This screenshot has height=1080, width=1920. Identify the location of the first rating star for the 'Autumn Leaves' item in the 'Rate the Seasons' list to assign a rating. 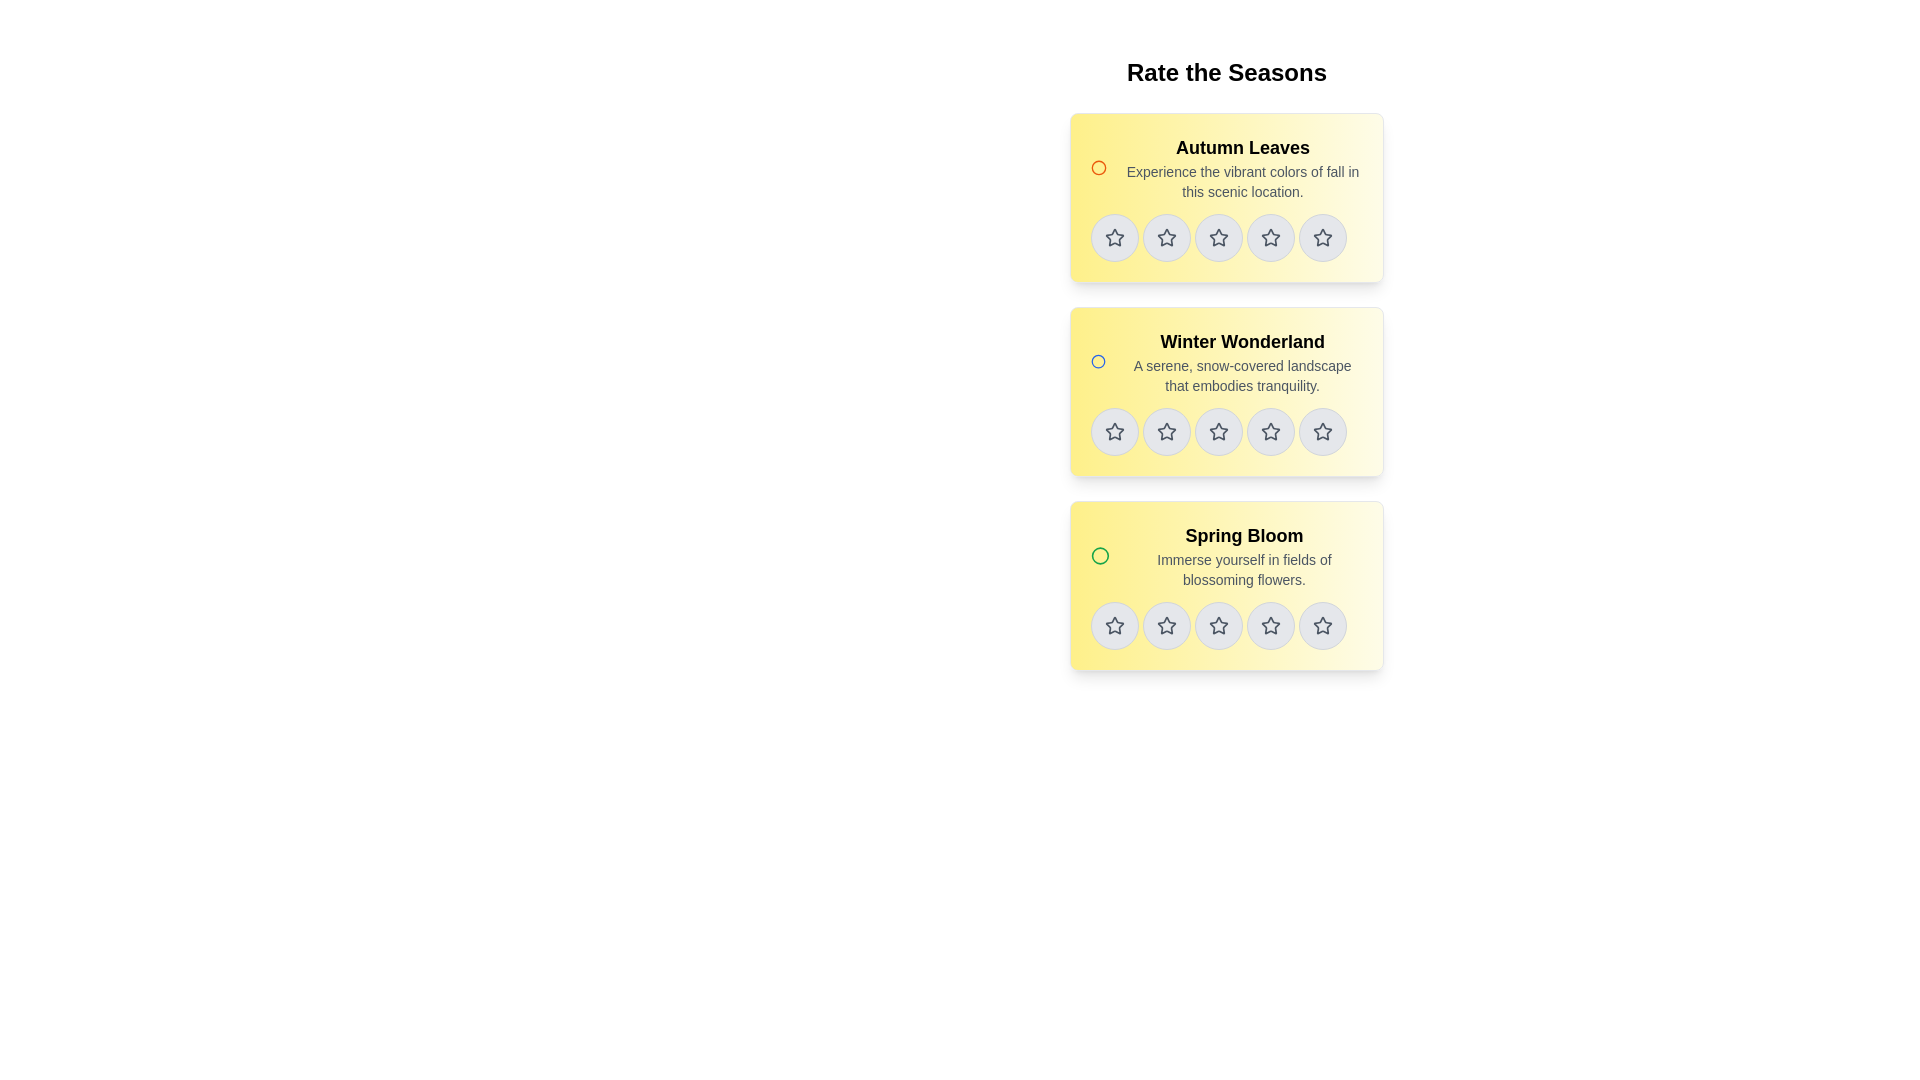
(1113, 237).